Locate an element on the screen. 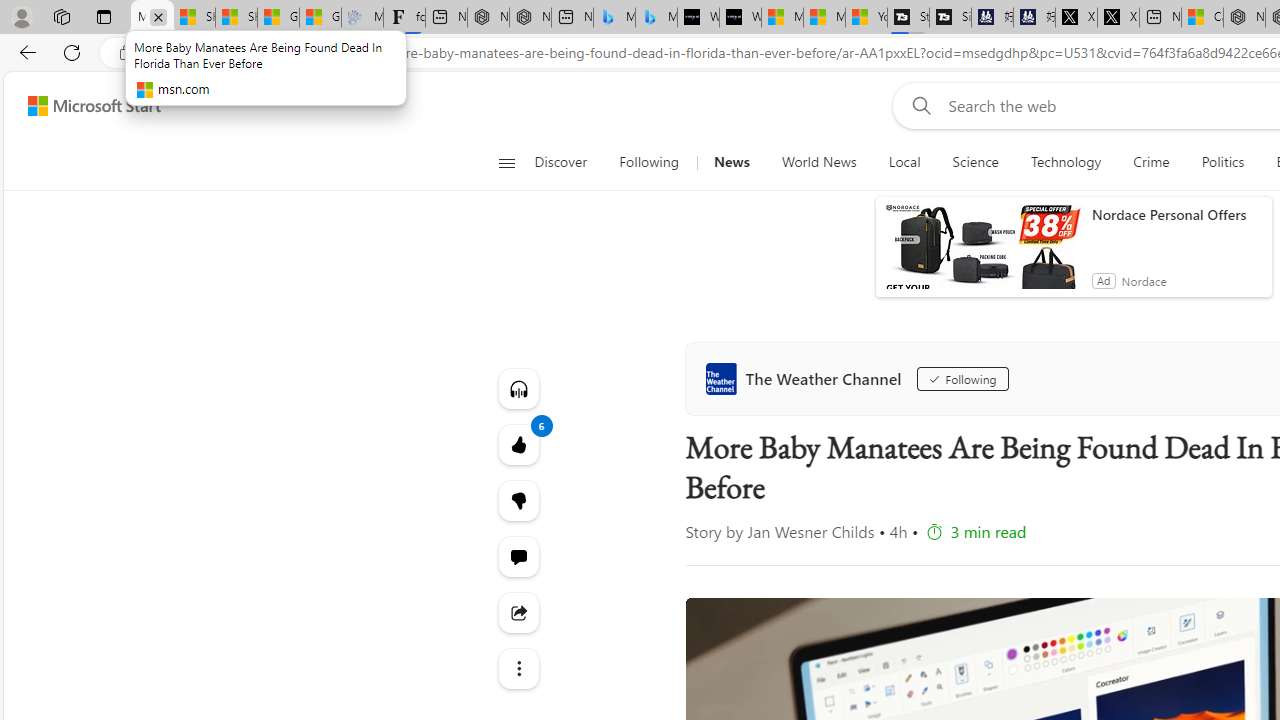 The image size is (1280, 720). 'Following' is located at coordinates (648, 162).